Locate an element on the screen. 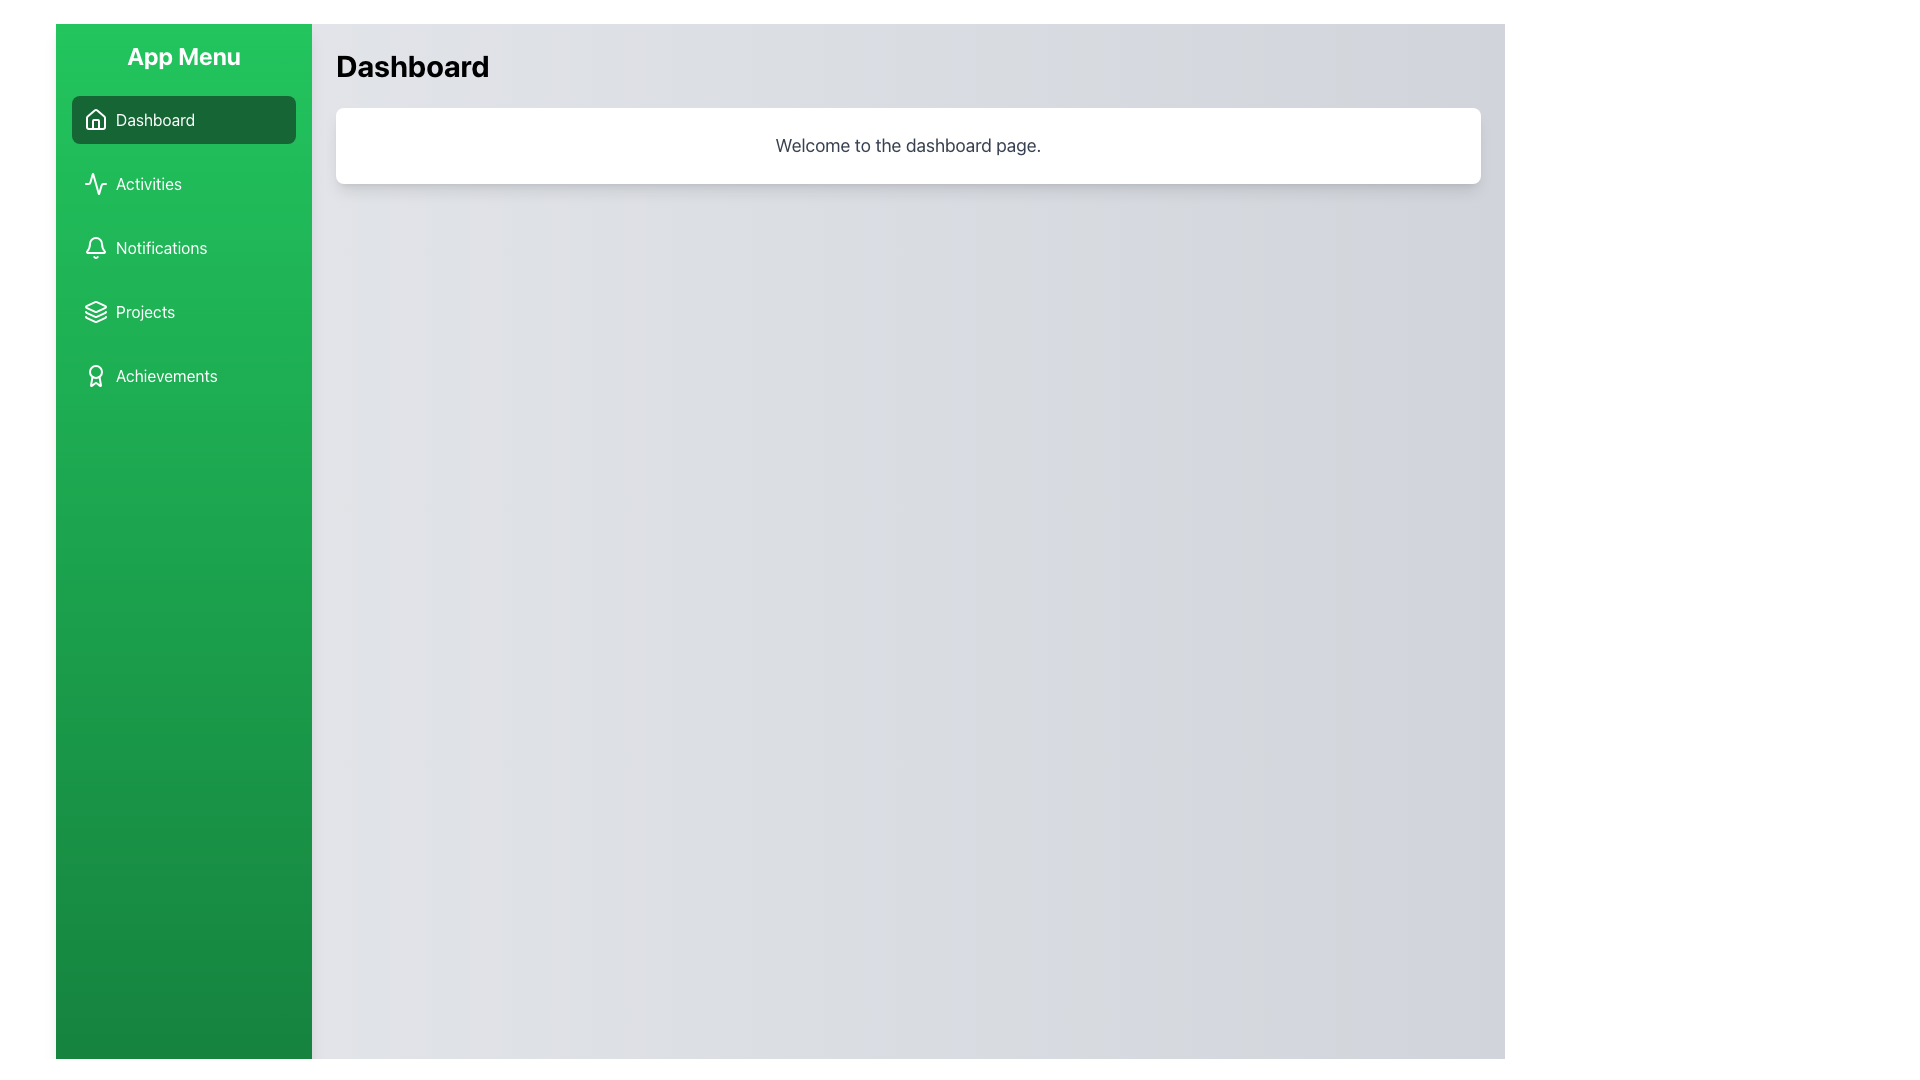  the bell icon in the sidebar menu is located at coordinates (95, 246).